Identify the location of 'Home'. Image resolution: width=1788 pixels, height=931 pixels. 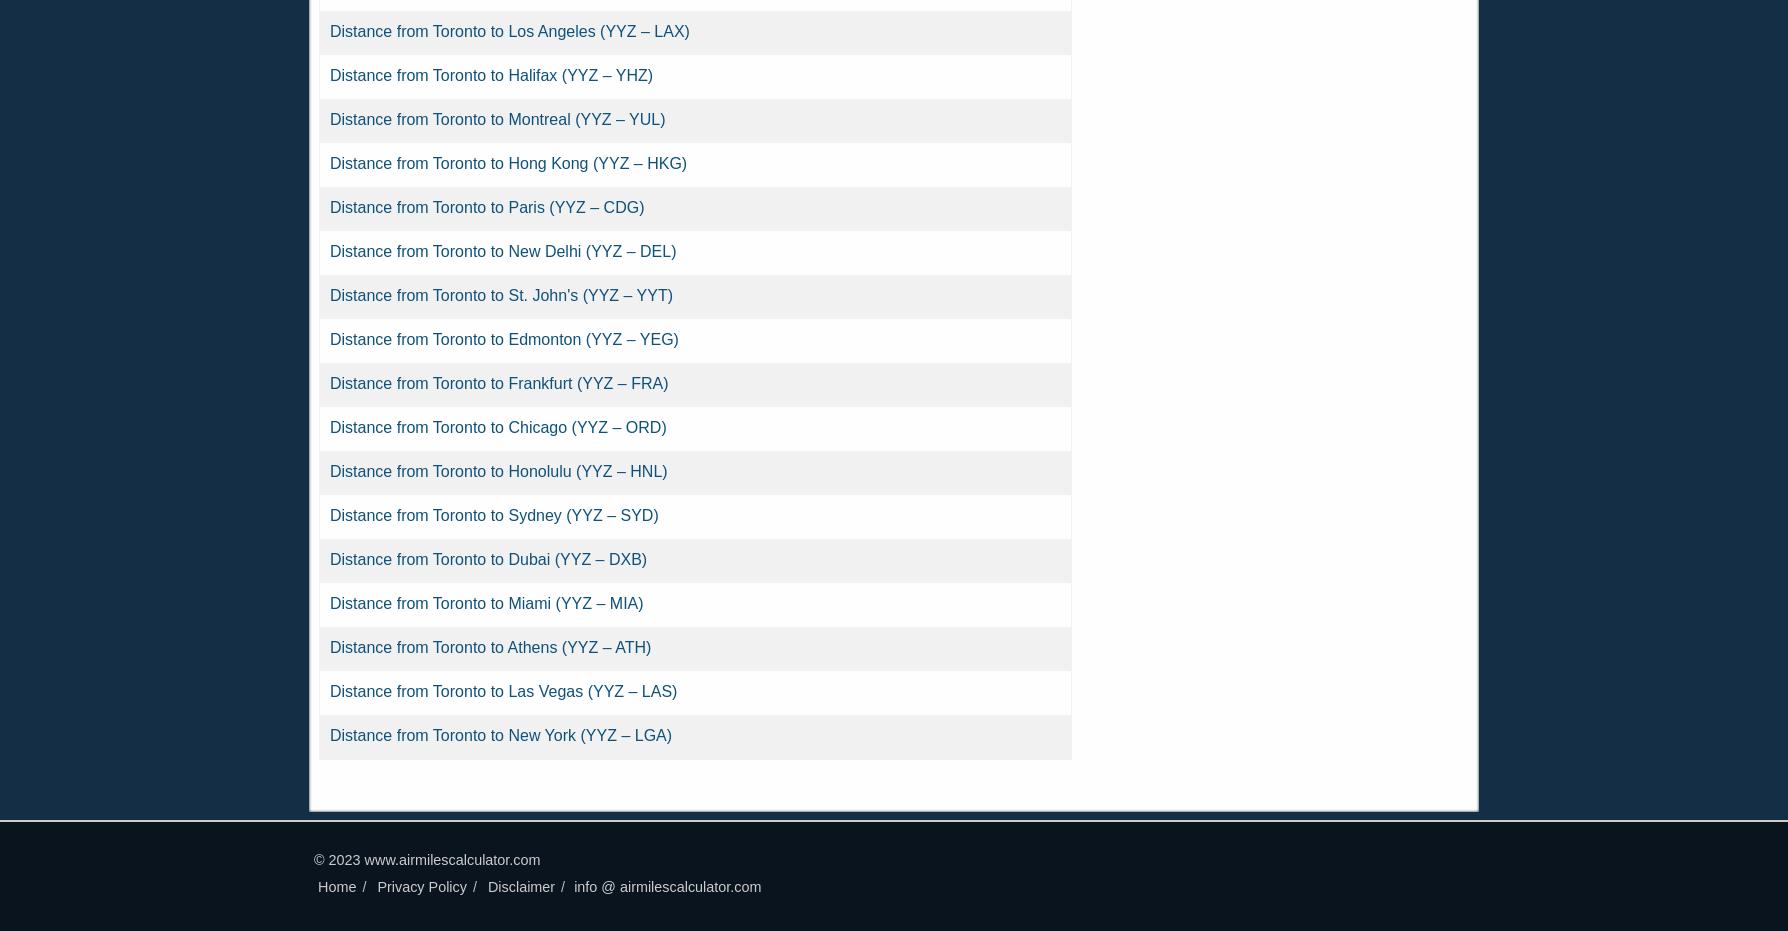
(336, 886).